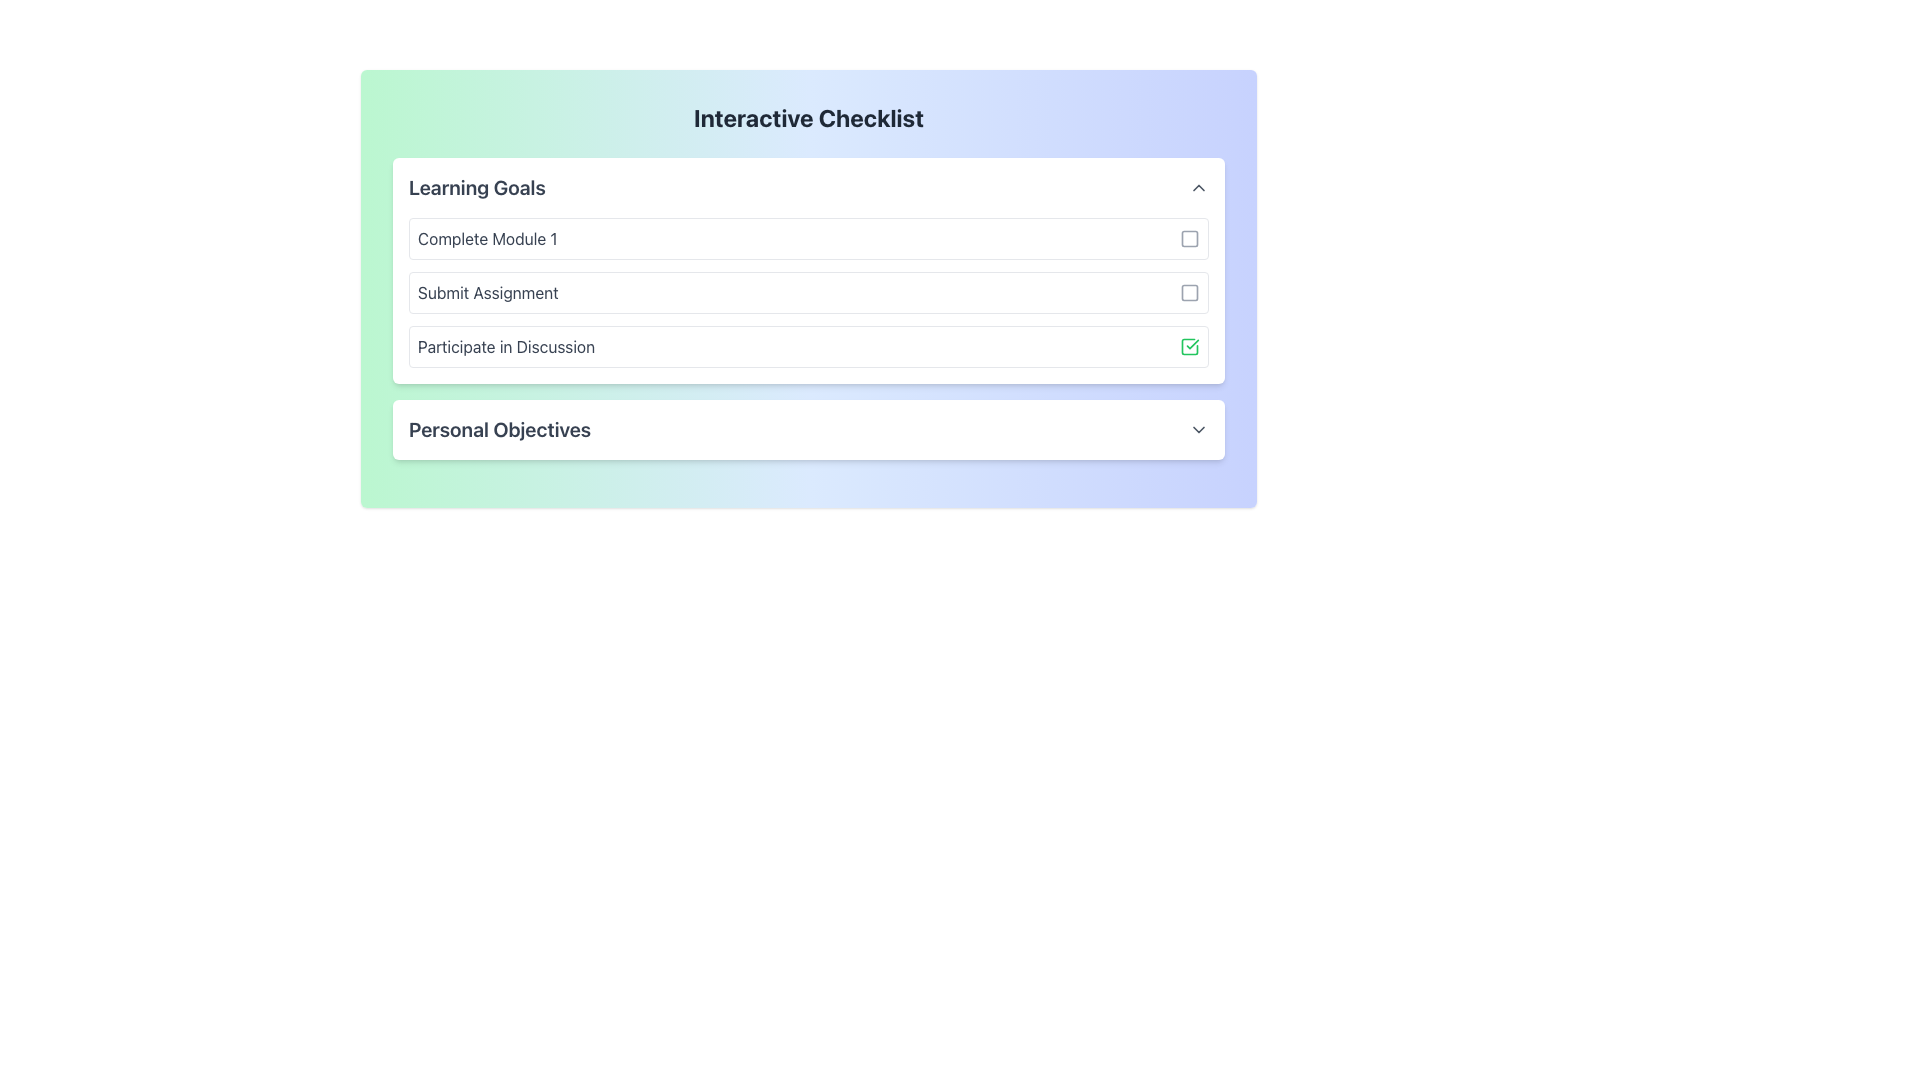 The width and height of the screenshot is (1920, 1080). Describe the element at coordinates (809, 238) in the screenshot. I see `the checkbox next to the 'Complete Module 1' checklist item to mark or unmark the task` at that location.